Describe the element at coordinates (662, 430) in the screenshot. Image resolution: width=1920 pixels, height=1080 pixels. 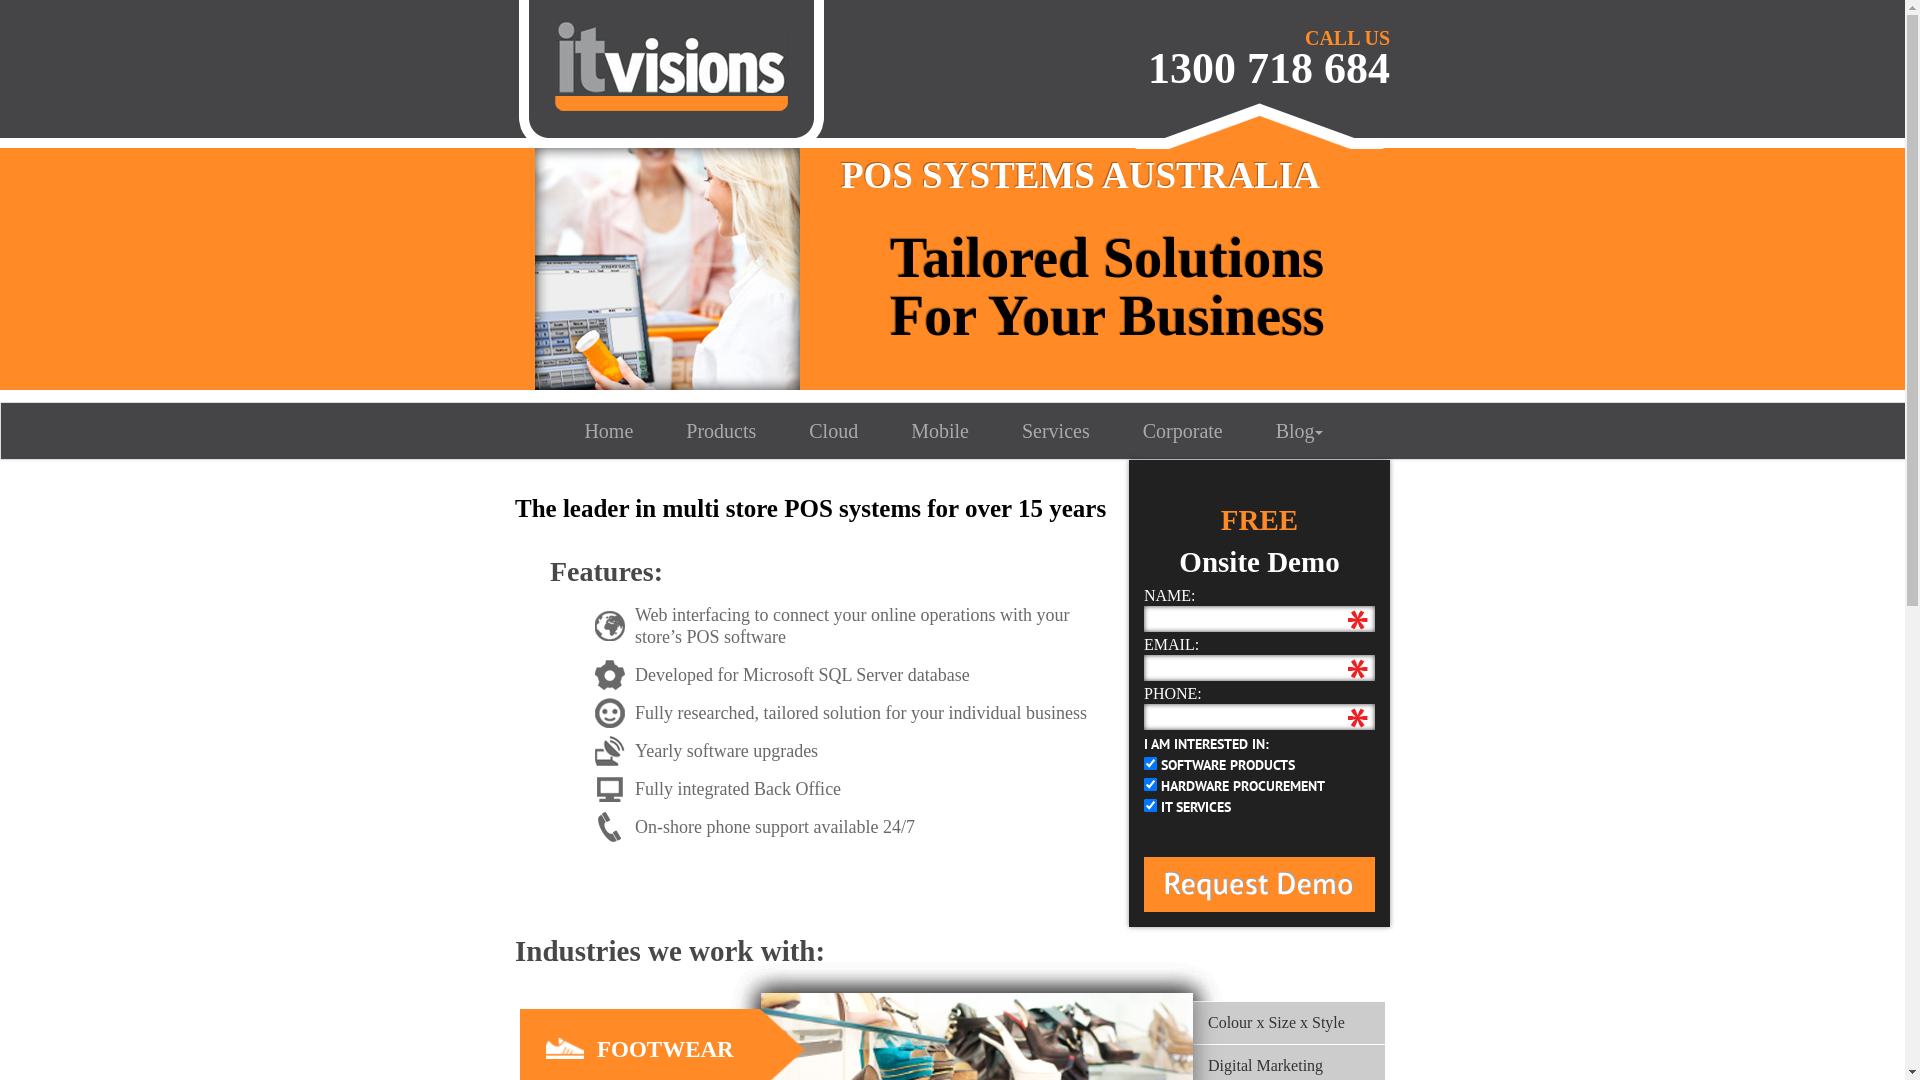
I see `'Products'` at that location.